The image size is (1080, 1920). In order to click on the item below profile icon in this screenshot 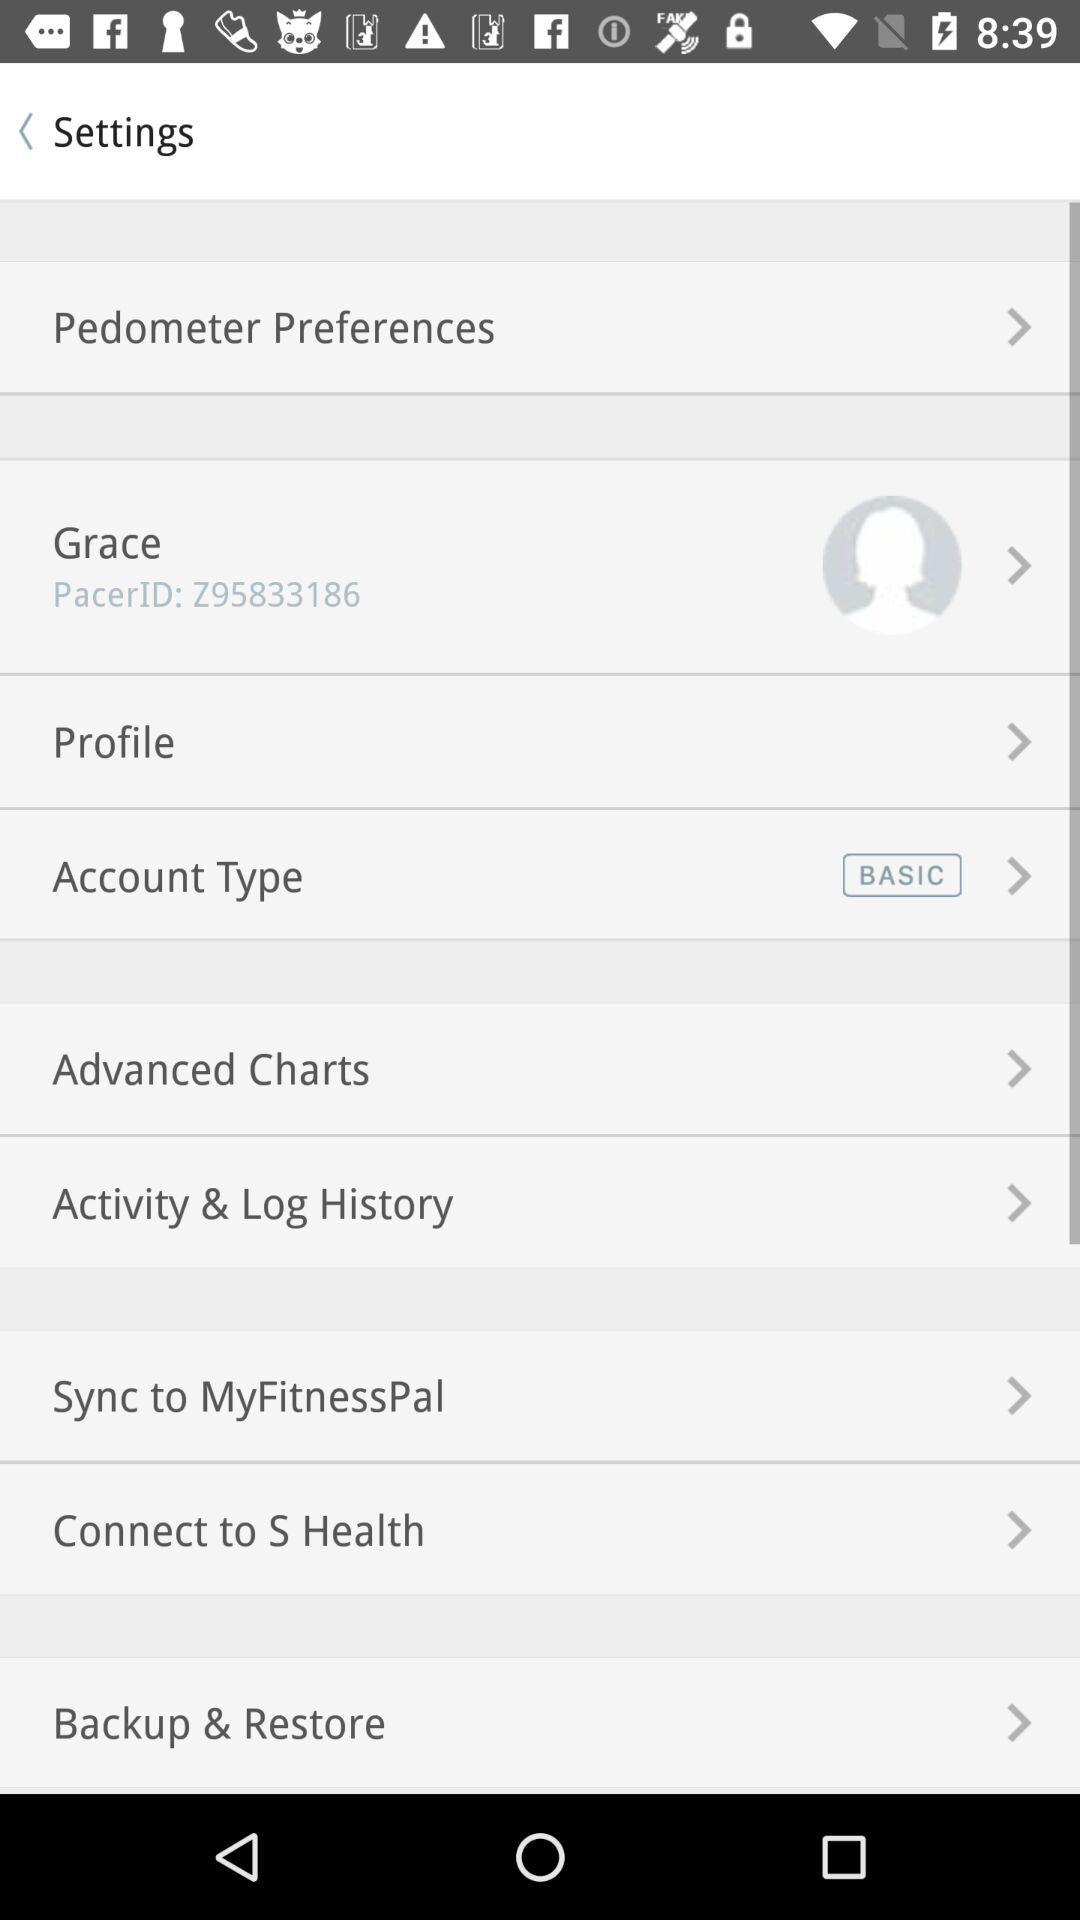, I will do `click(150, 875)`.